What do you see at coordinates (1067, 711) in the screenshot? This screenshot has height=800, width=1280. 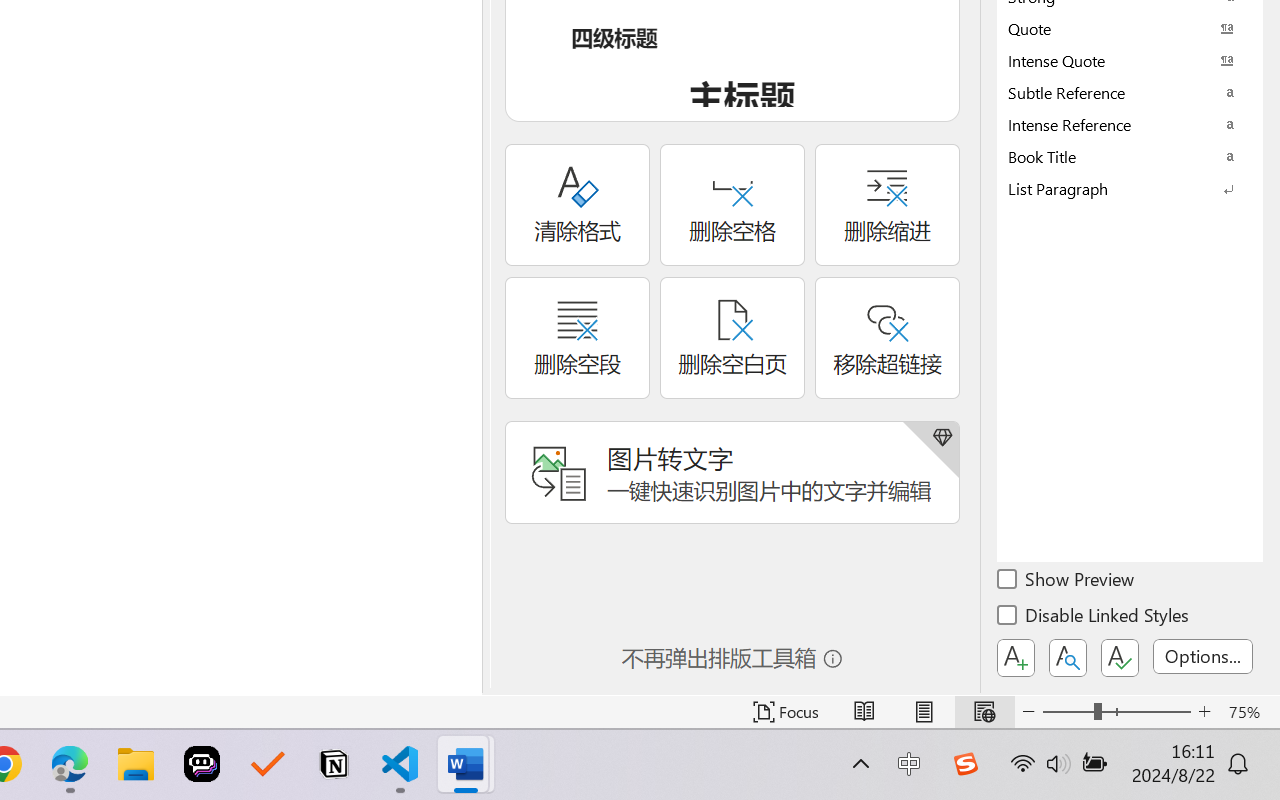 I see `'Zoom Out'` at bounding box center [1067, 711].